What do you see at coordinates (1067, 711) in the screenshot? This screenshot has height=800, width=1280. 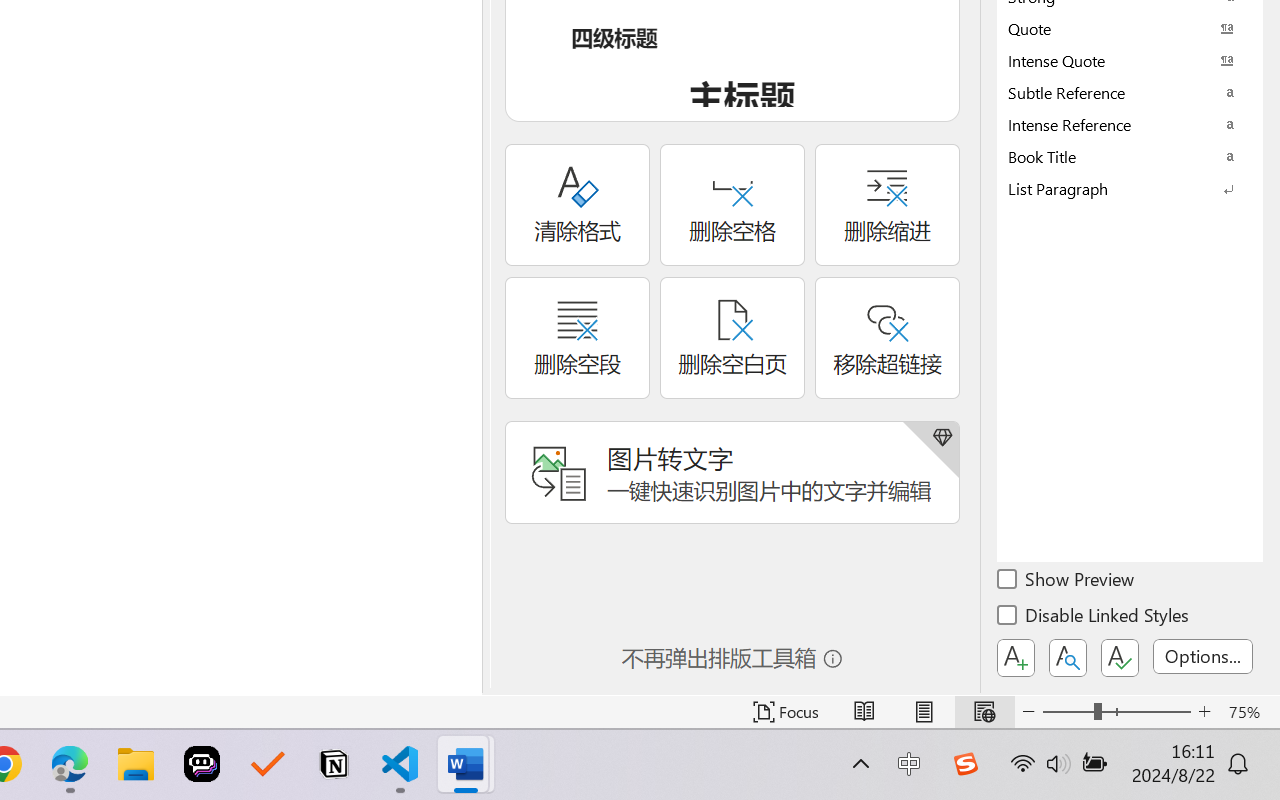 I see `'Zoom Out'` at bounding box center [1067, 711].